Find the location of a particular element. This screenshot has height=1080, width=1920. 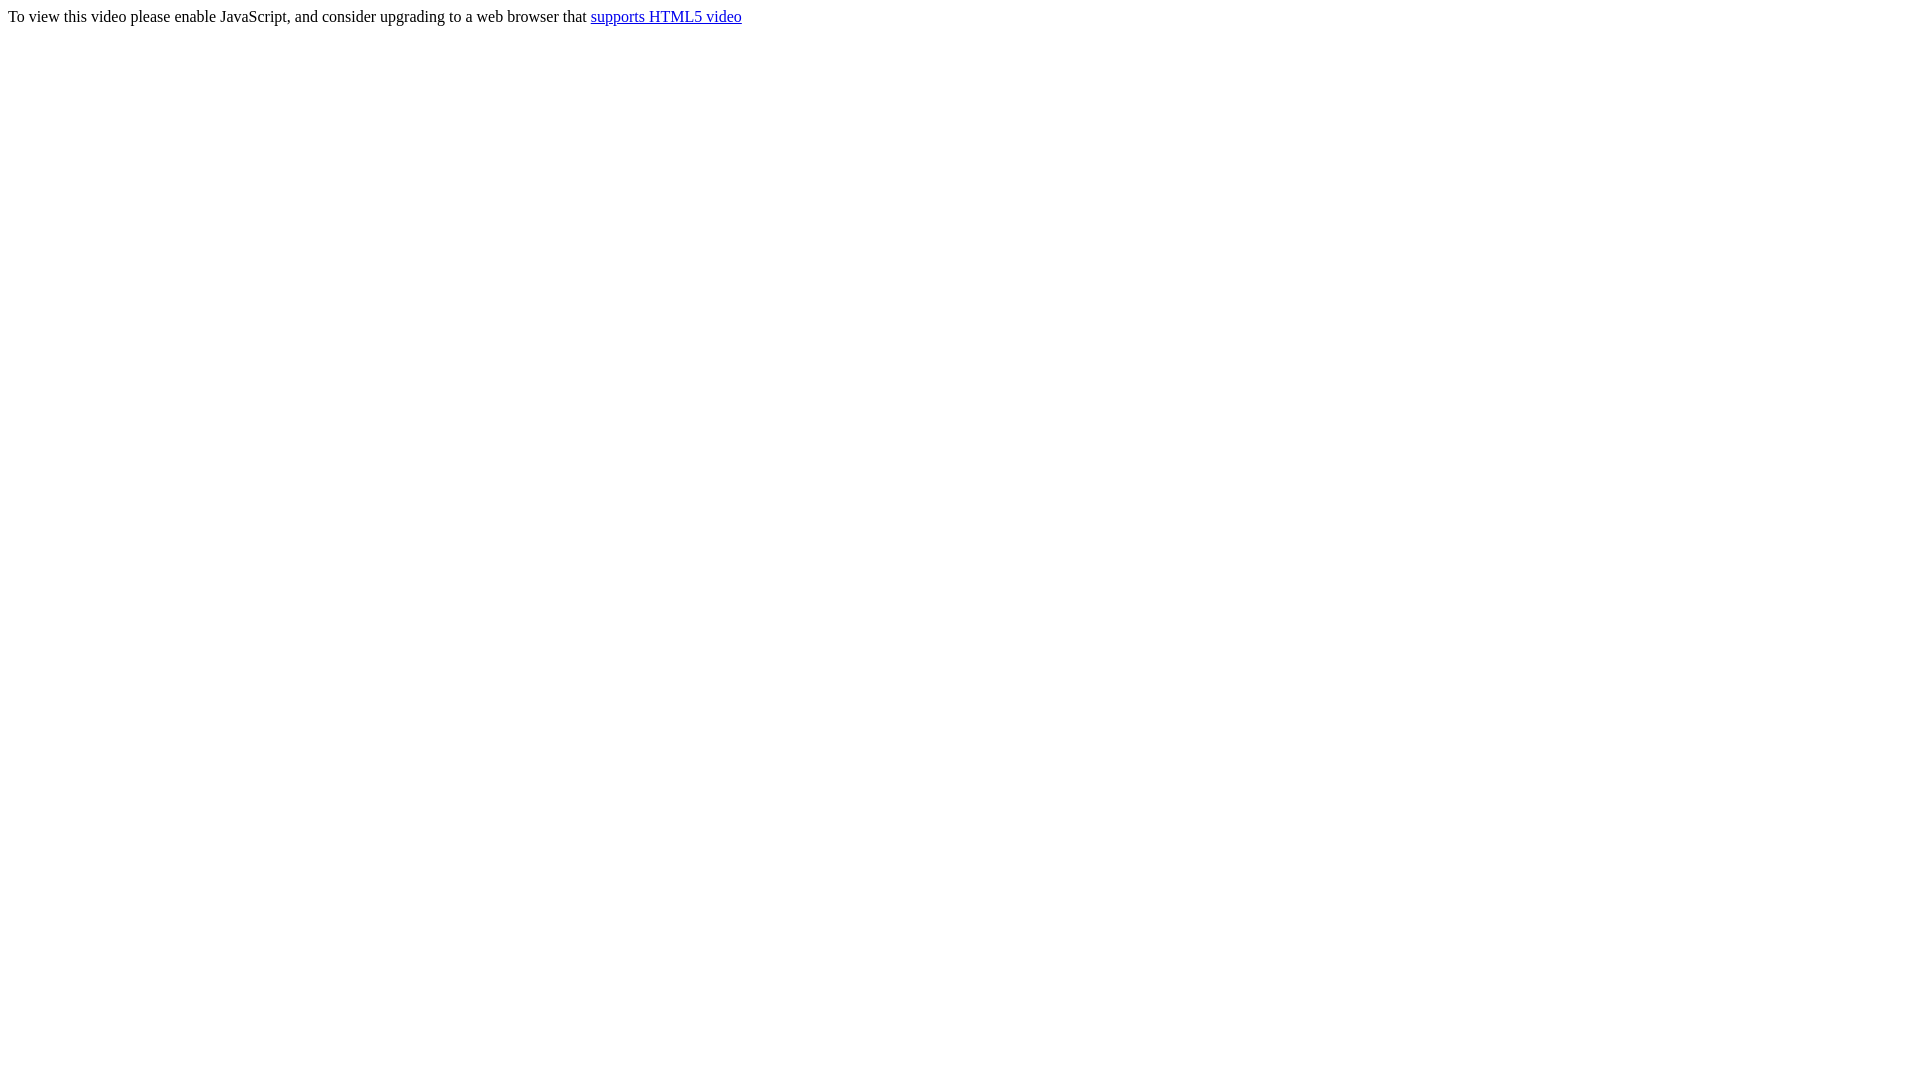

'supports HTML5 video' is located at coordinates (666, 16).